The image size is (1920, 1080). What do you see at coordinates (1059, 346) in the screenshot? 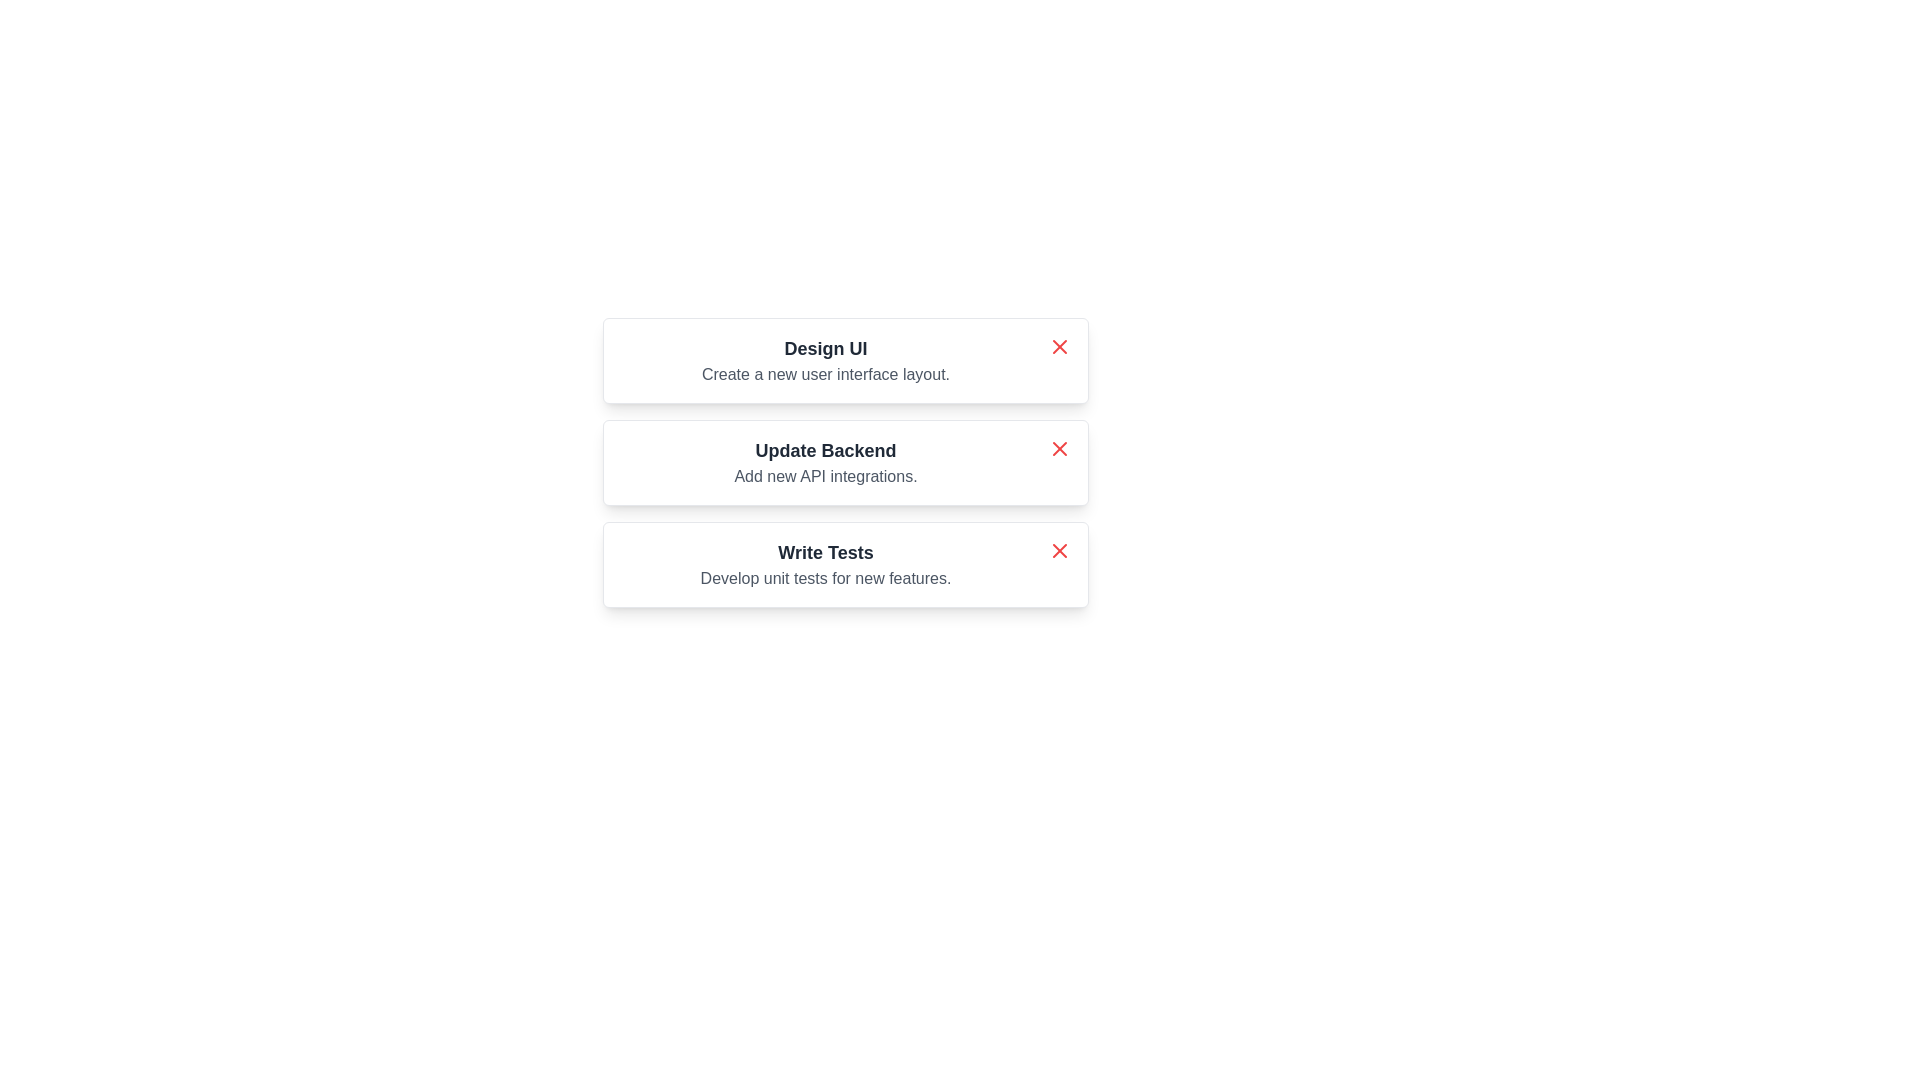
I see `the red 'X' button in the top-right corner of the 'Design UI' card` at bounding box center [1059, 346].